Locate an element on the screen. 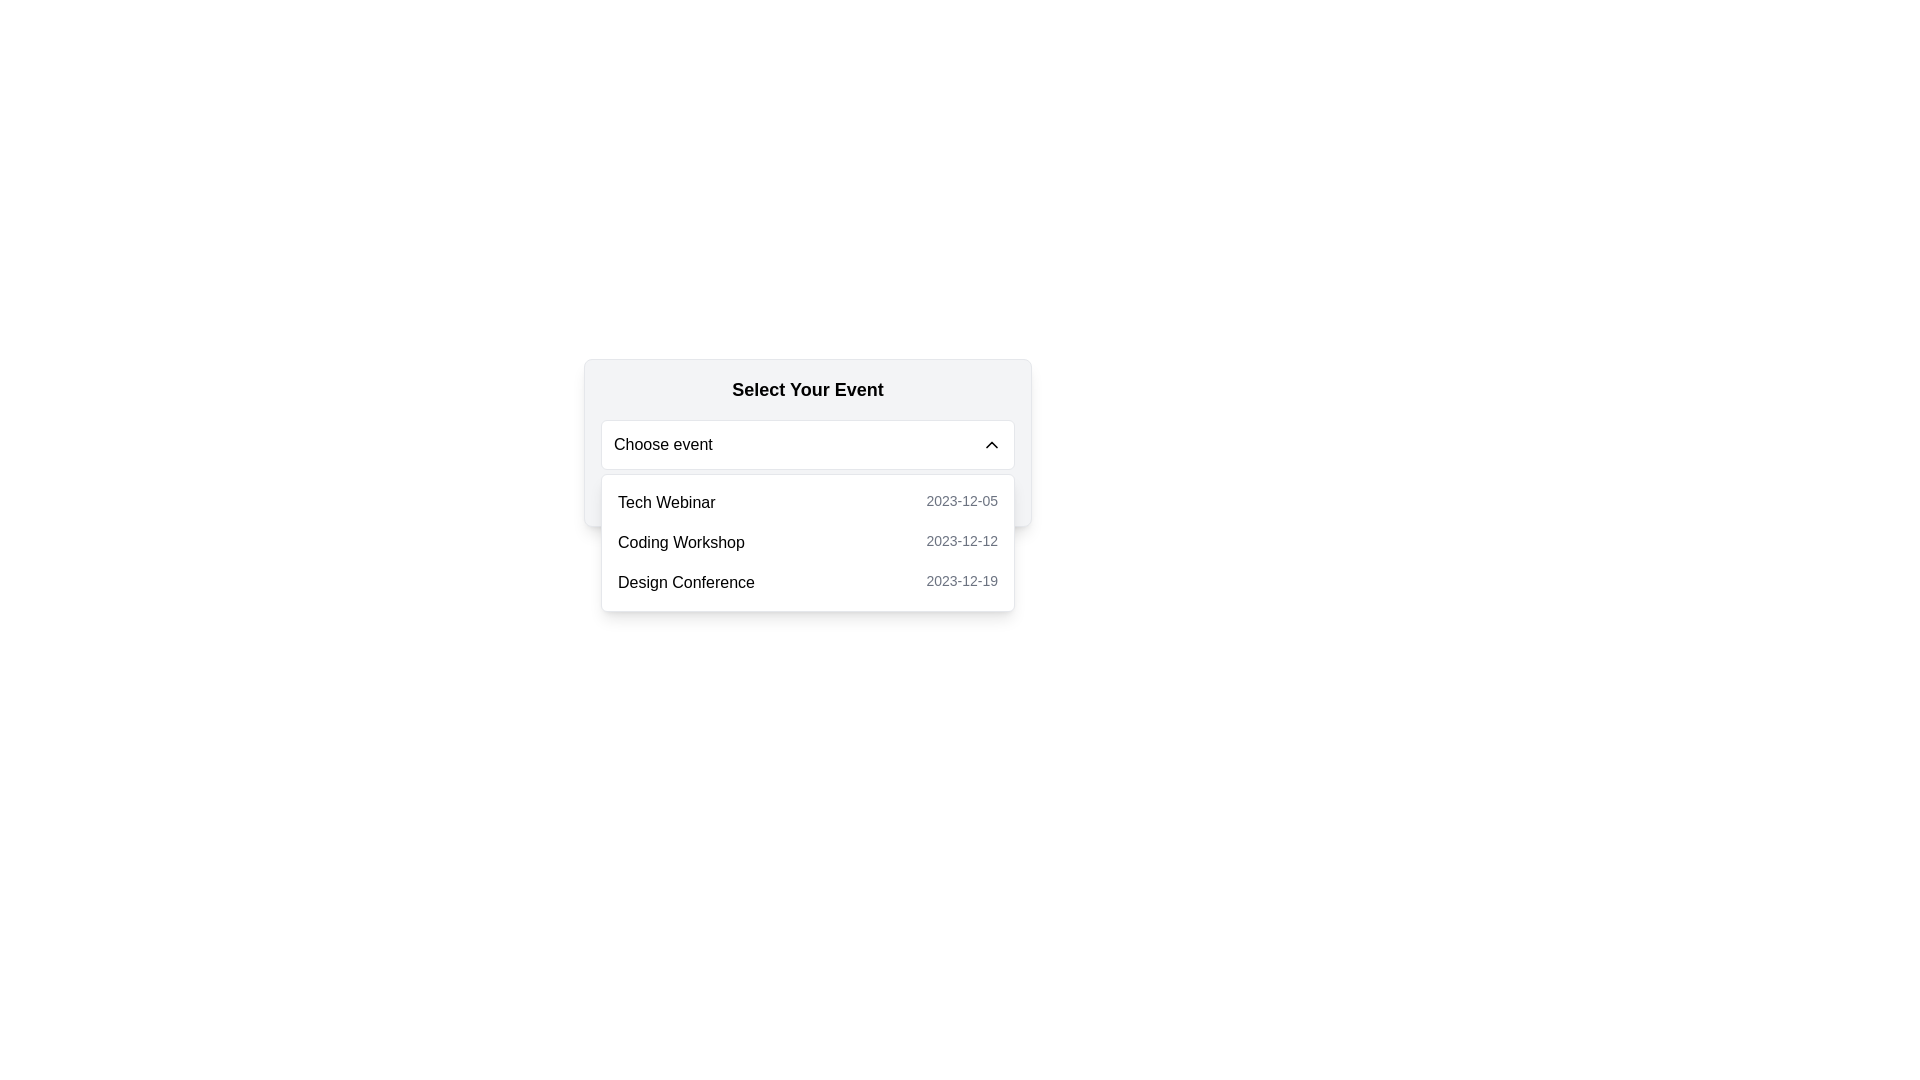  the 'Design Conference' dropdown menu item, which is the last option in the dropdown and includes the date '2023-12-19' is located at coordinates (807, 582).